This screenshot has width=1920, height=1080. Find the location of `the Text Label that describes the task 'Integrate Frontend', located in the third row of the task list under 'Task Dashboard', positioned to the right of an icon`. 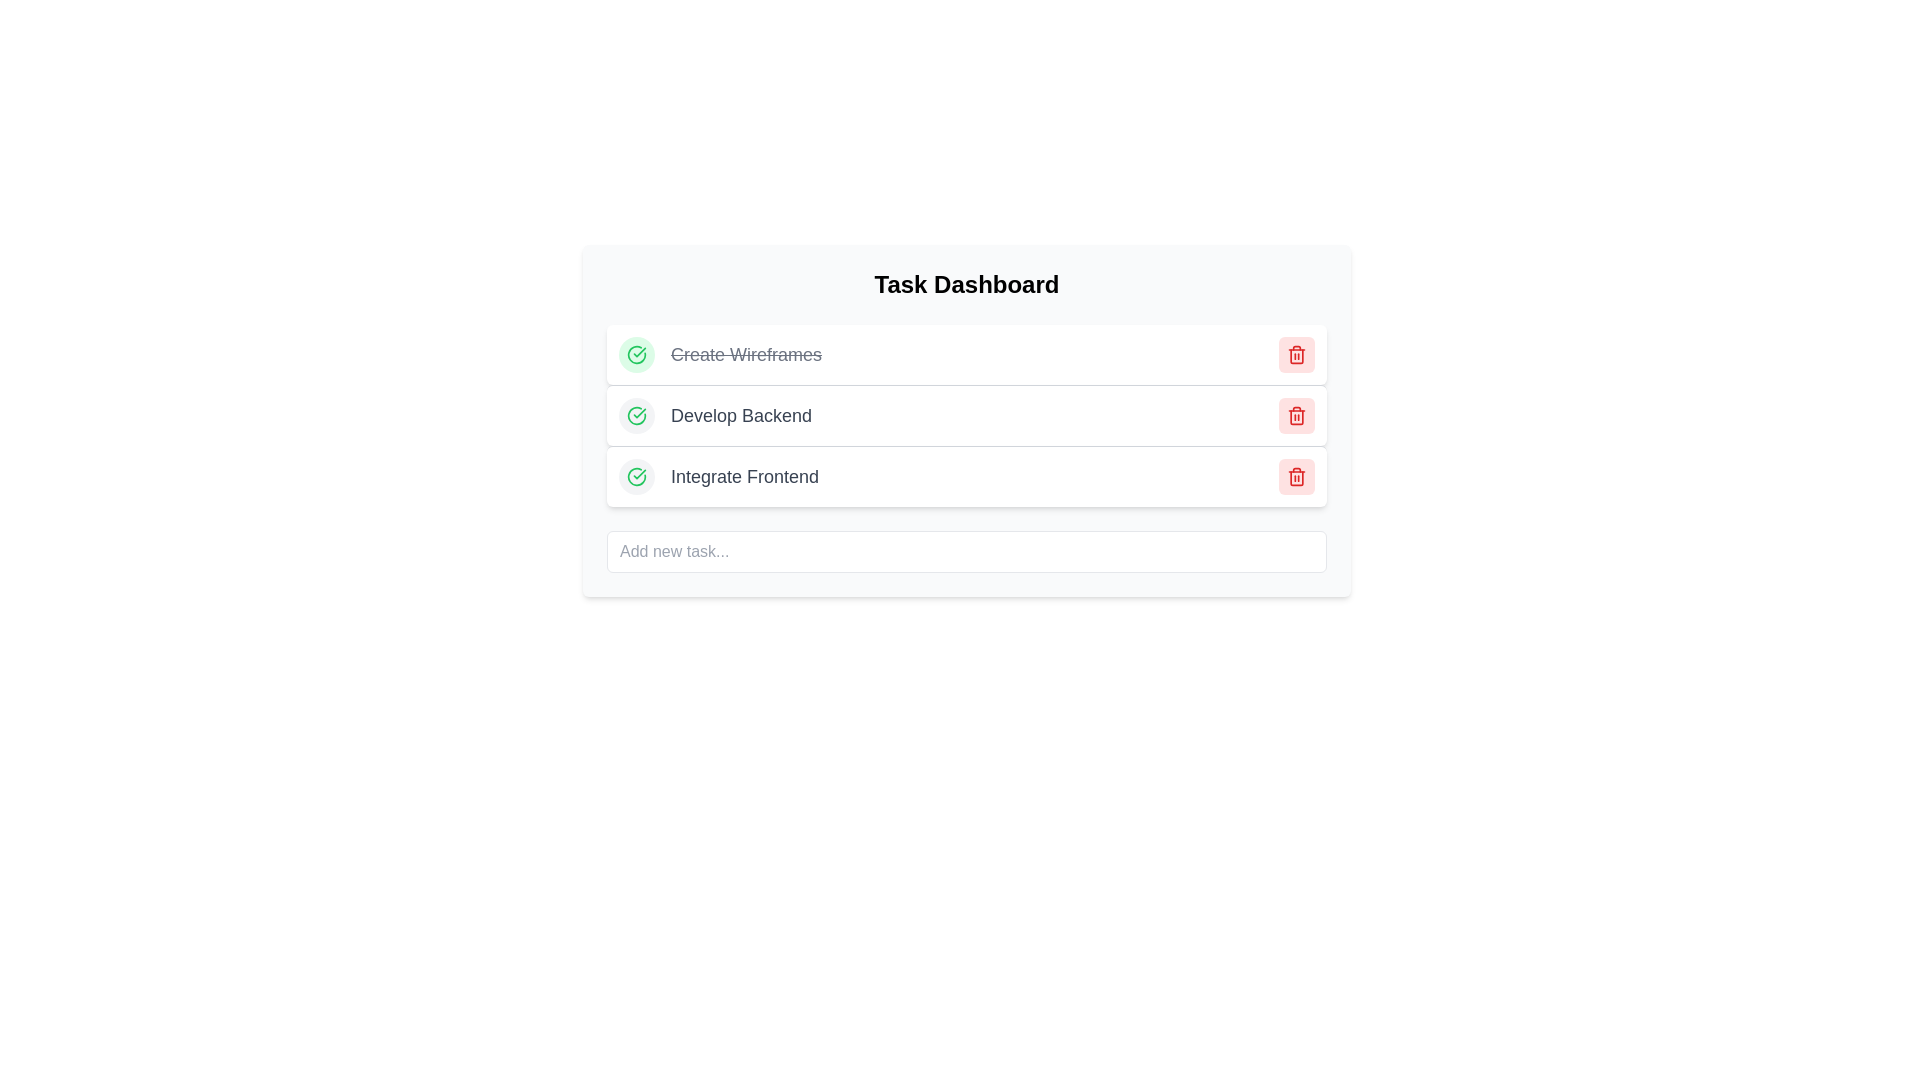

the Text Label that describes the task 'Integrate Frontend', located in the third row of the task list under 'Task Dashboard', positioned to the right of an icon is located at coordinates (743, 477).